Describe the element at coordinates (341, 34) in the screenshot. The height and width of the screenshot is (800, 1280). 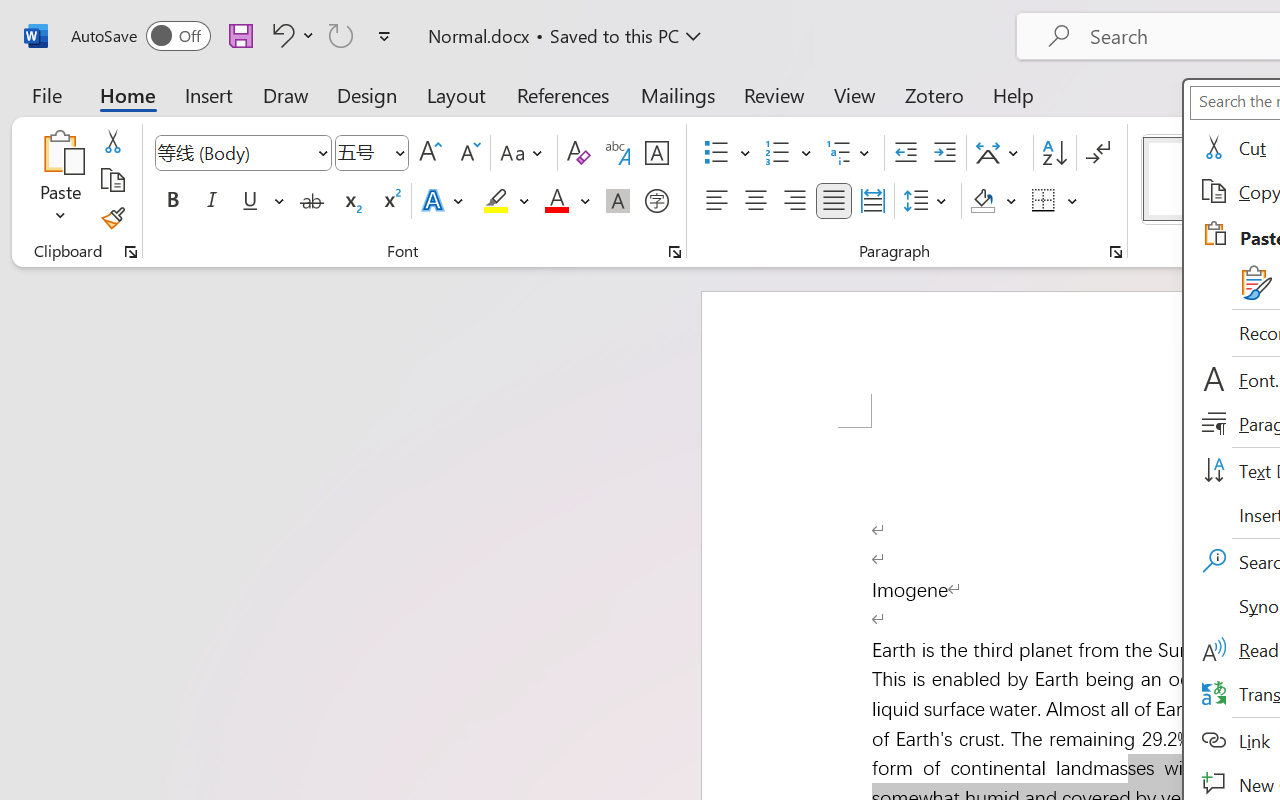
I see `'Can'` at that location.